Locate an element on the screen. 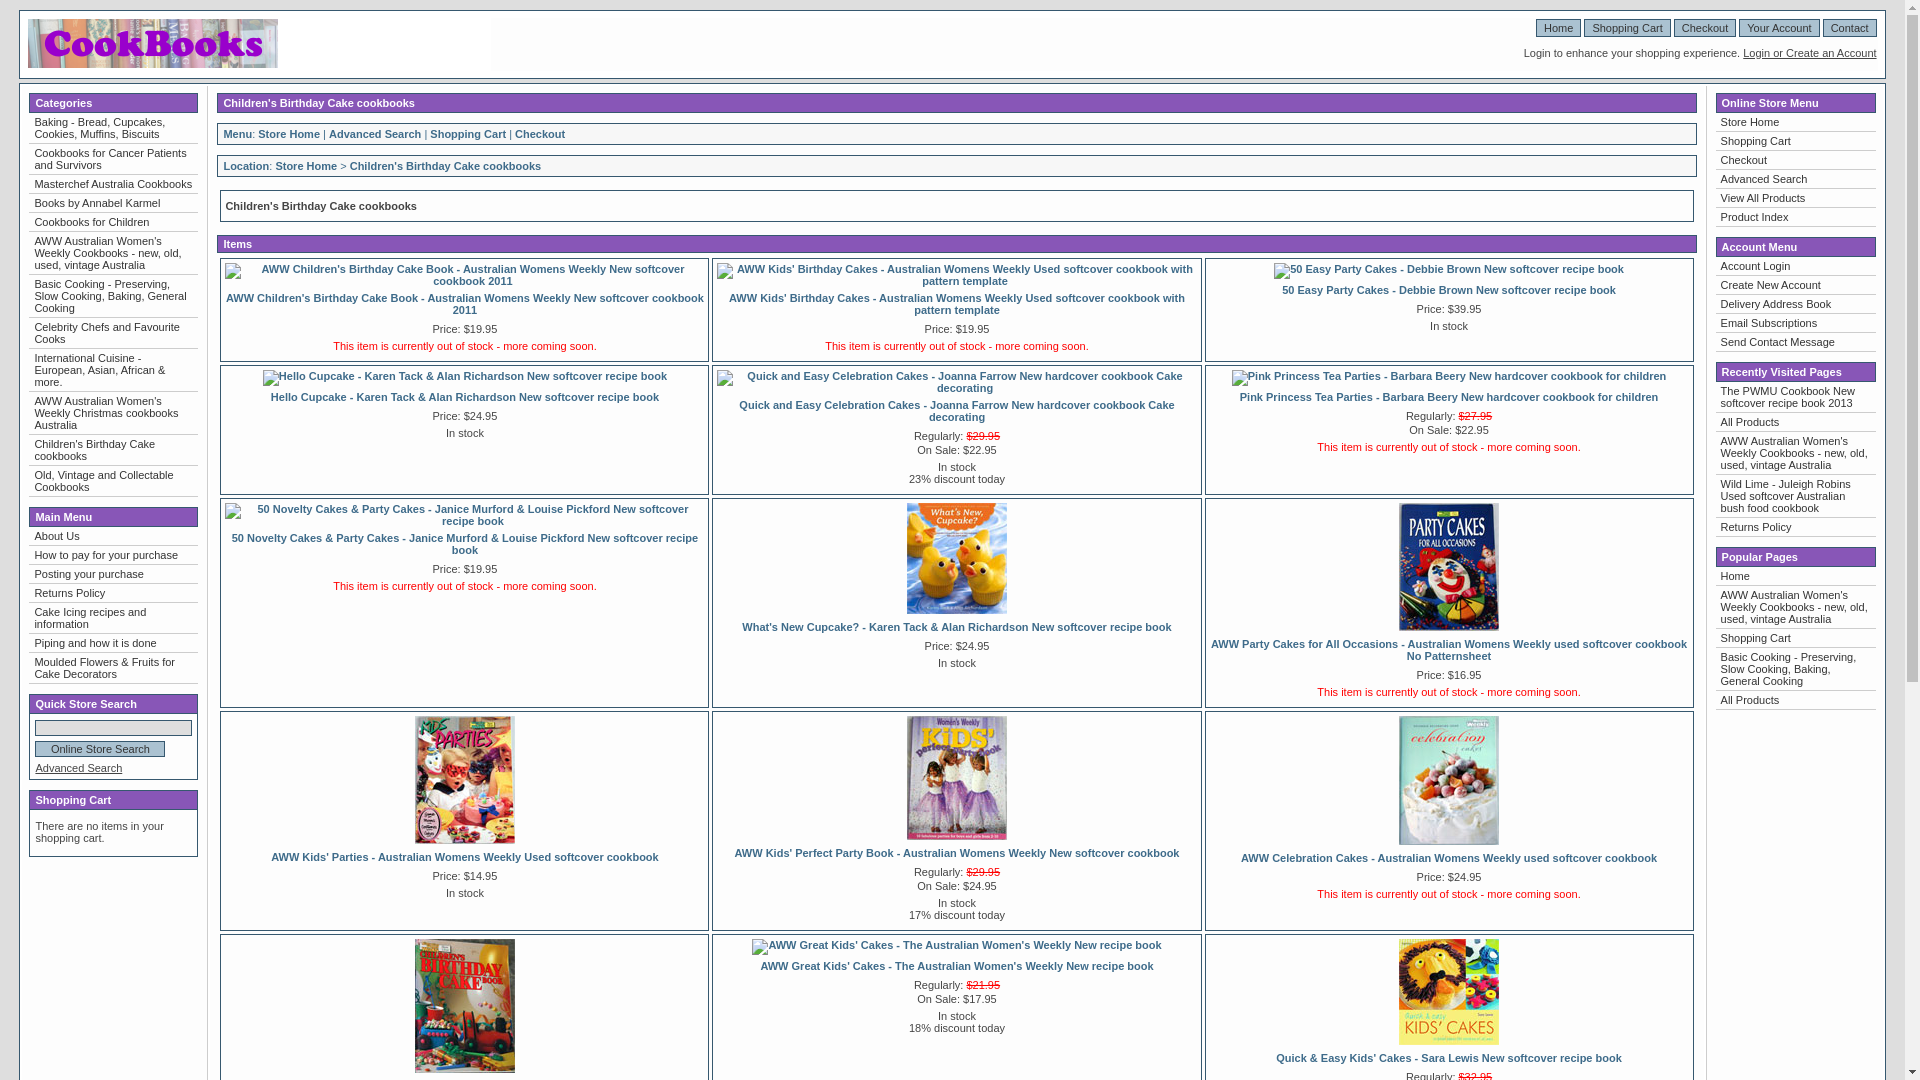 The height and width of the screenshot is (1080, 1920). 'AWW Australian Women's Weekly Christmas cookbooks Australia' is located at coordinates (112, 411).